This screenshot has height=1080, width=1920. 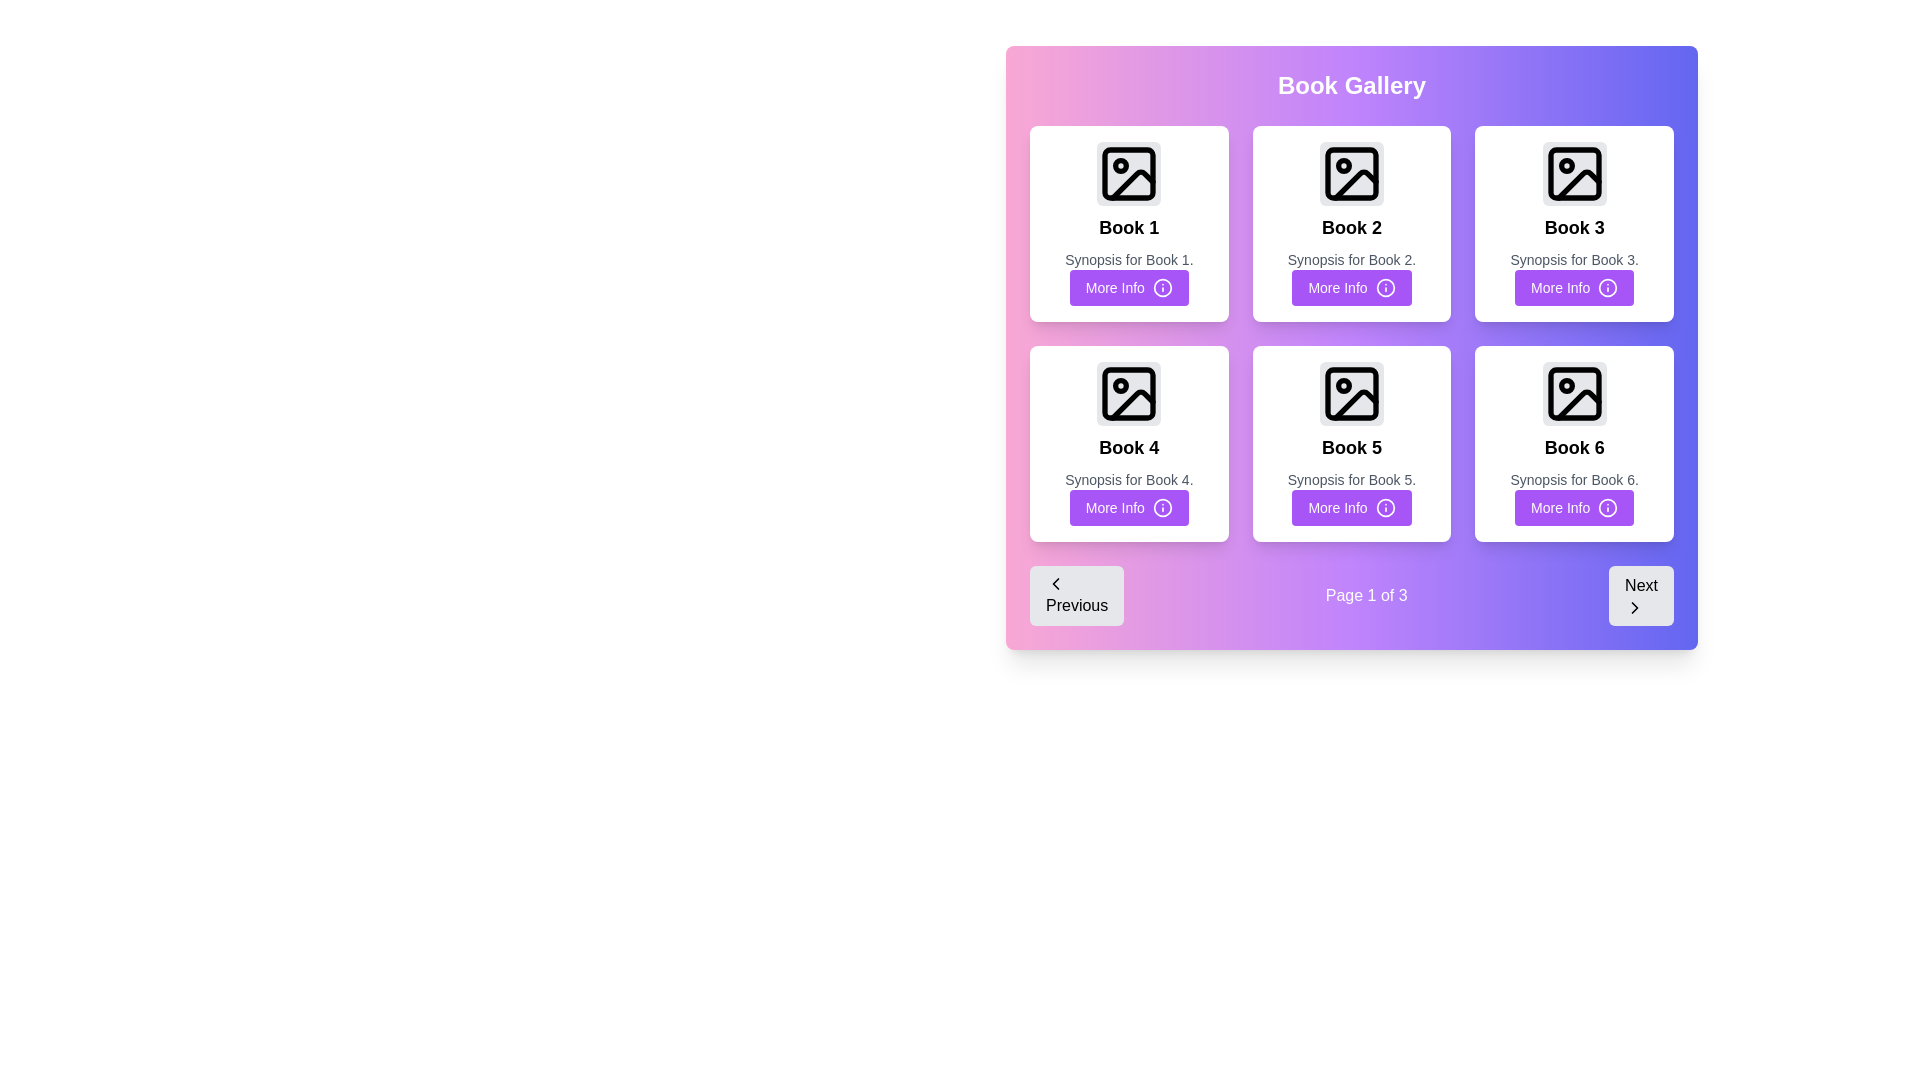 I want to click on the Chevron Right icon located at the bottom-right corner of the 'Next' button, which has a minimalist design and is styled with thin stroke lines, so click(x=1635, y=607).